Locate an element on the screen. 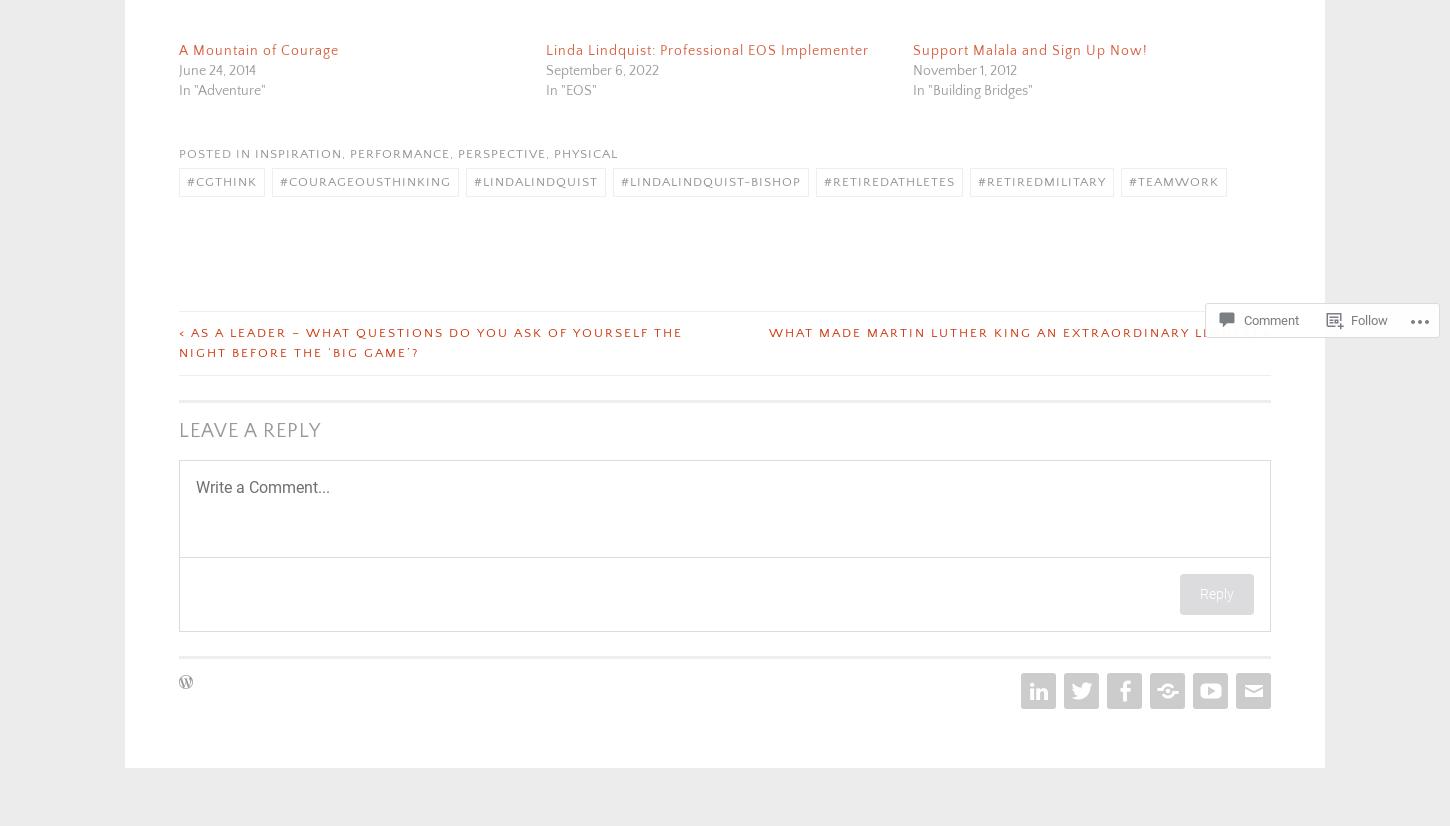 The width and height of the screenshot is (1450, 826). 'Performance' is located at coordinates (399, 151).